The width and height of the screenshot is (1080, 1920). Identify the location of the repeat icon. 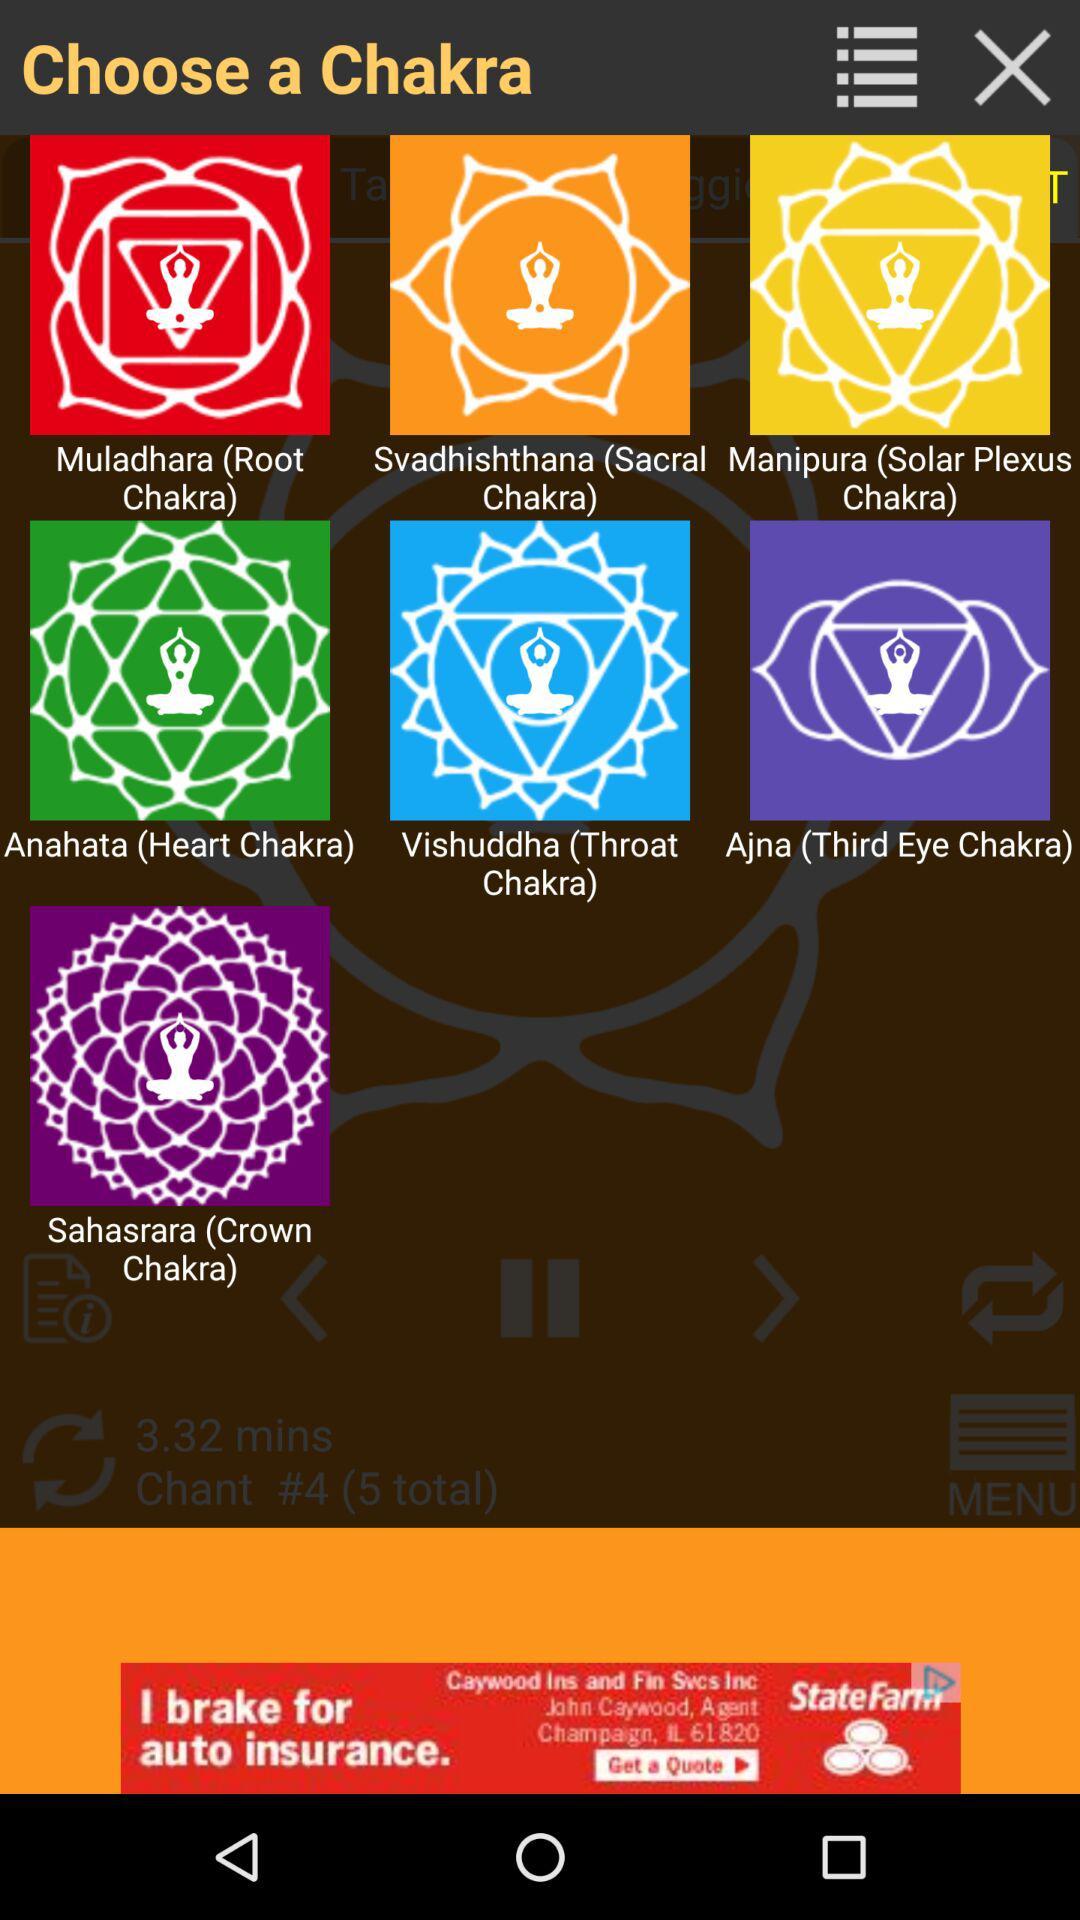
(1012, 1388).